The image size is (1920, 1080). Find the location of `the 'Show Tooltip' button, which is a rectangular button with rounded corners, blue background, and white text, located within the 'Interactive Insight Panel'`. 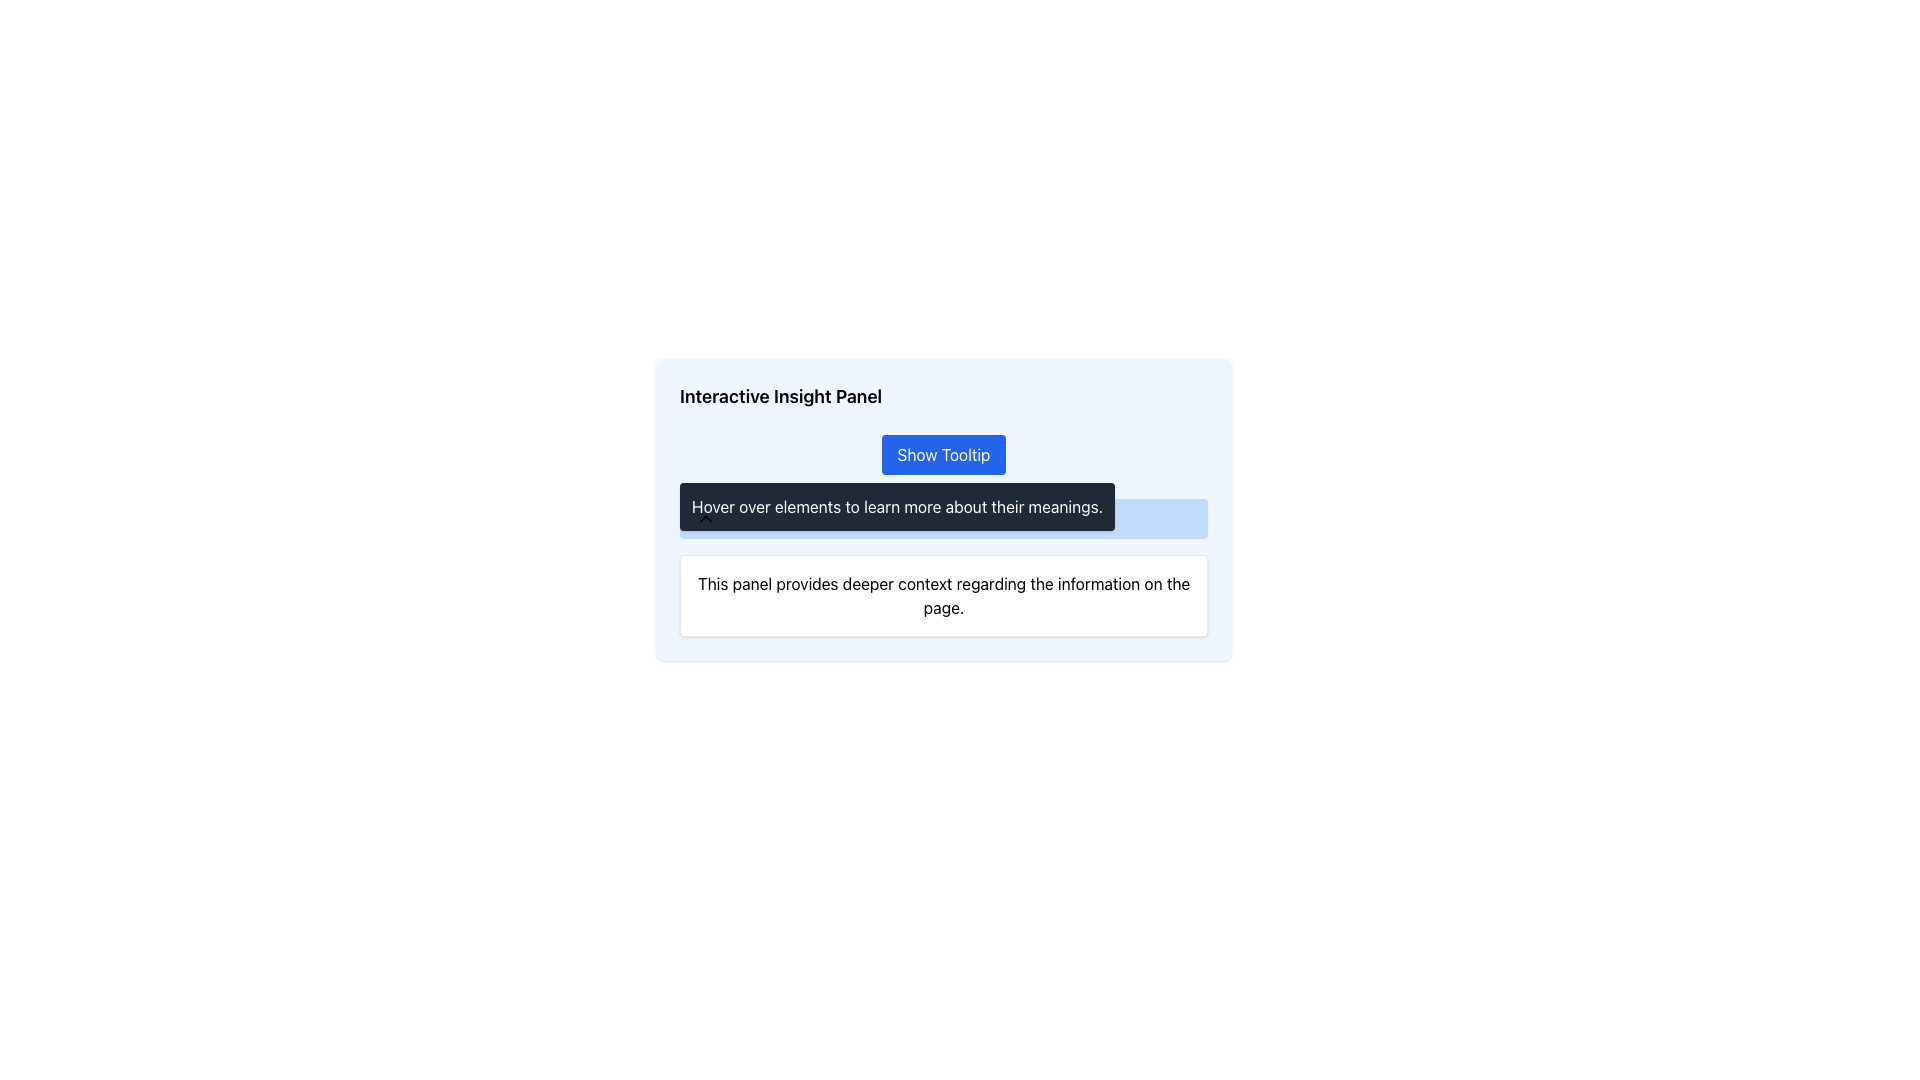

the 'Show Tooltip' button, which is a rectangular button with rounded corners, blue background, and white text, located within the 'Interactive Insight Panel' is located at coordinates (943, 455).